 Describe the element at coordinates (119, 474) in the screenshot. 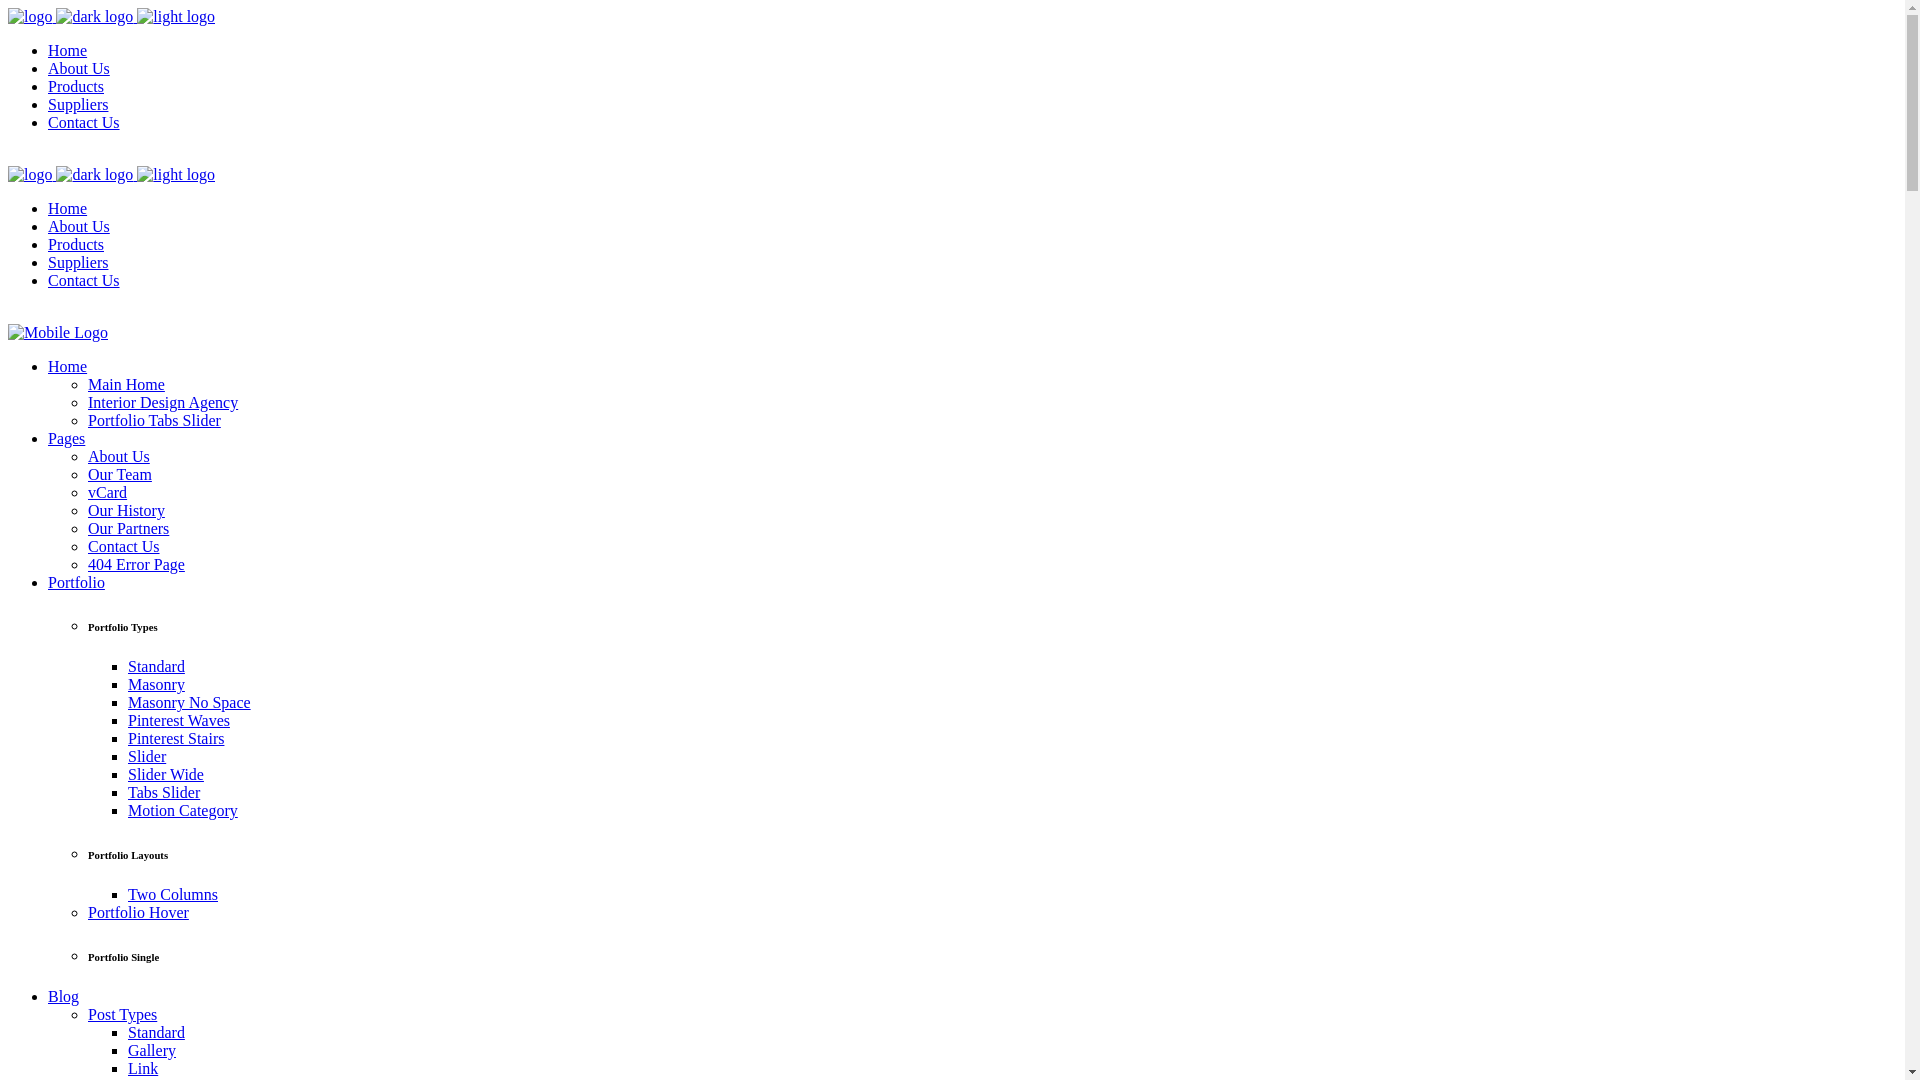

I see `'Our Team'` at that location.